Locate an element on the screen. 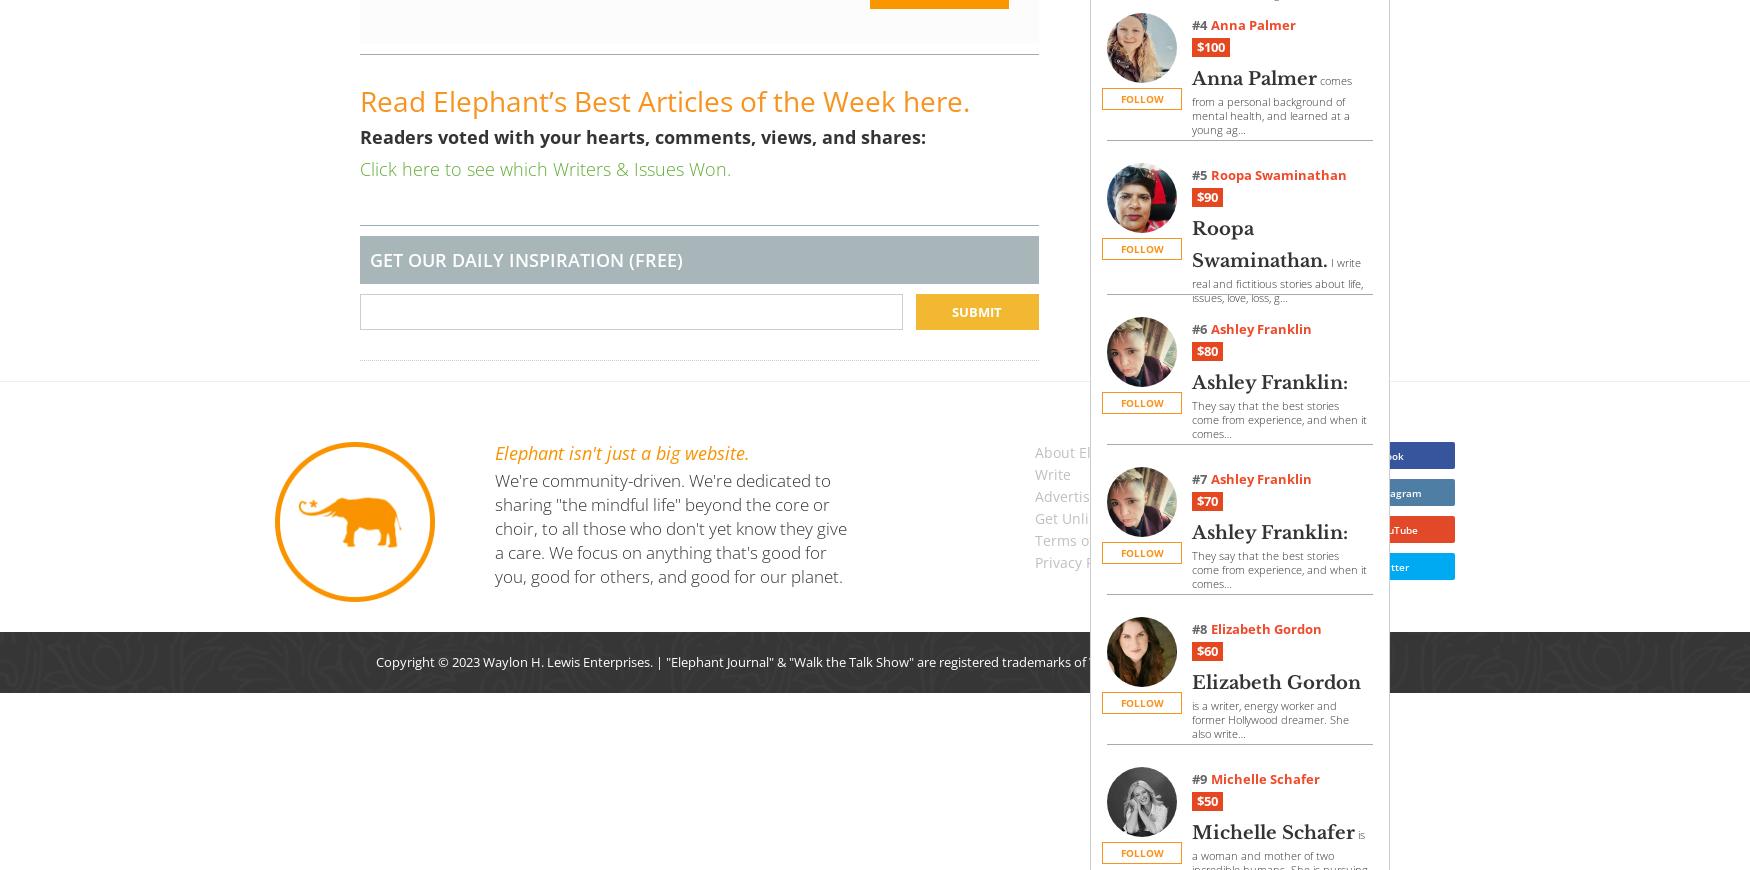 This screenshot has width=1750, height=870. 'Elephant isn't just a big website.' is located at coordinates (622, 452).